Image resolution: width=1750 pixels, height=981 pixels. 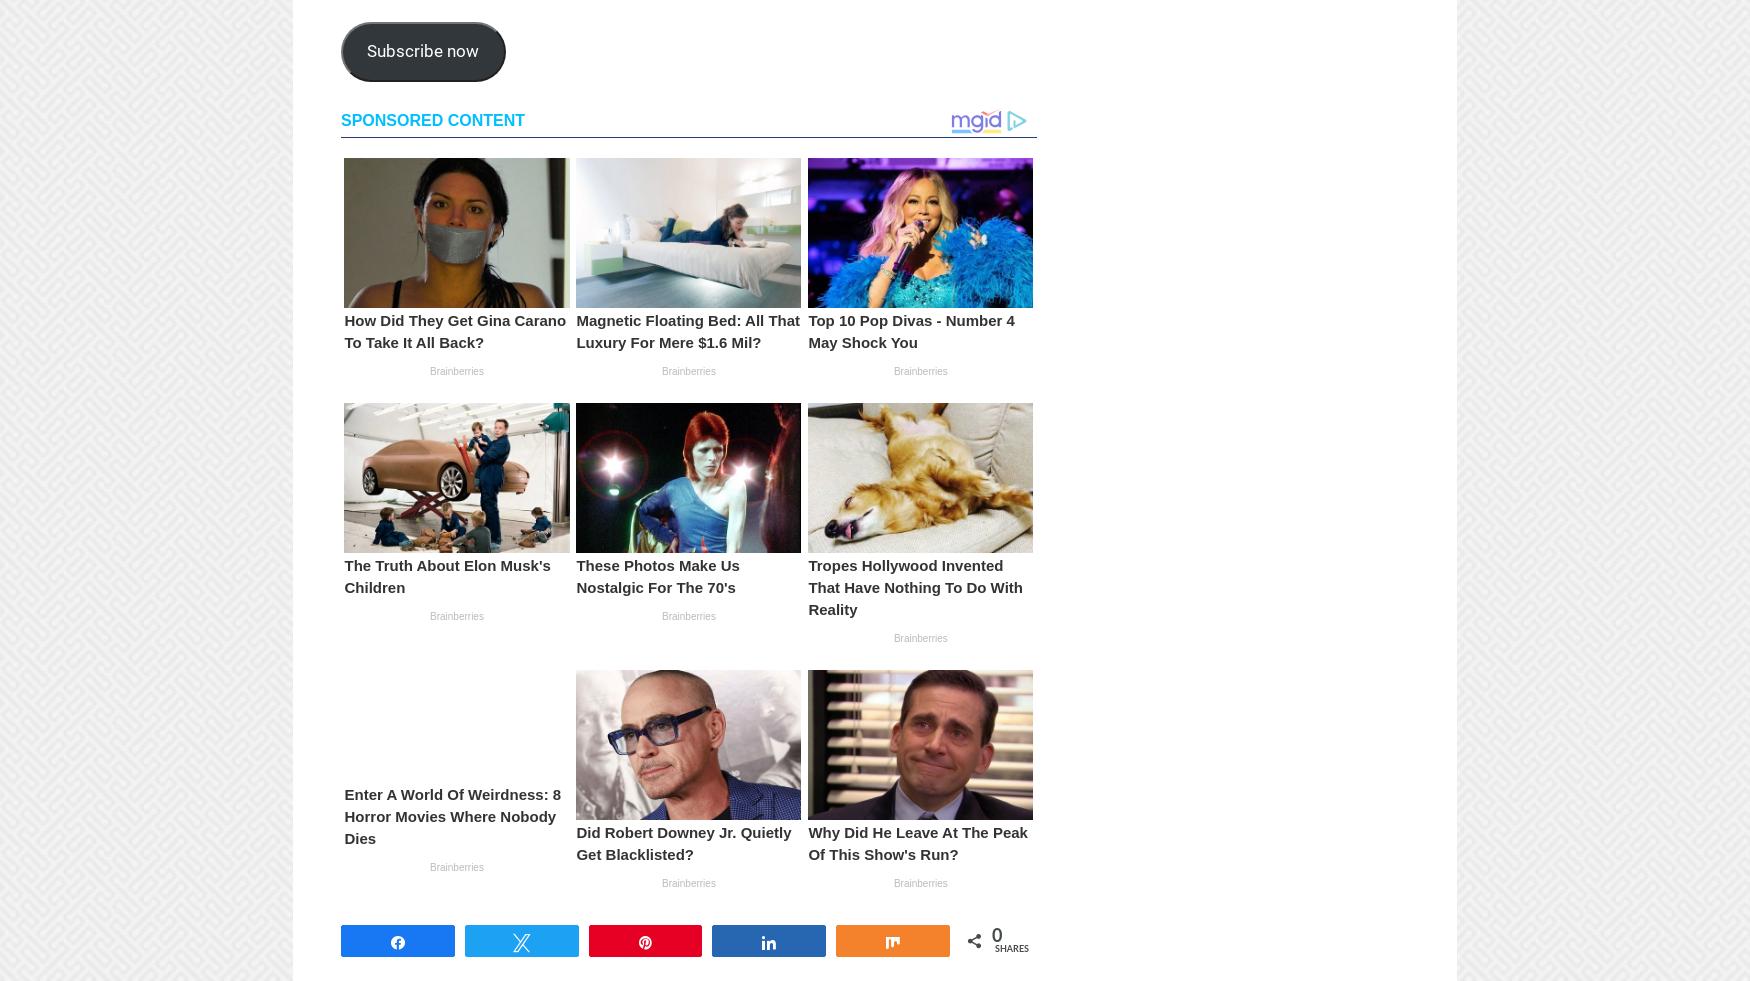 I want to click on 'Tropes Hollywood Invented That Have Nothing To Do With Reality', so click(x=914, y=586).